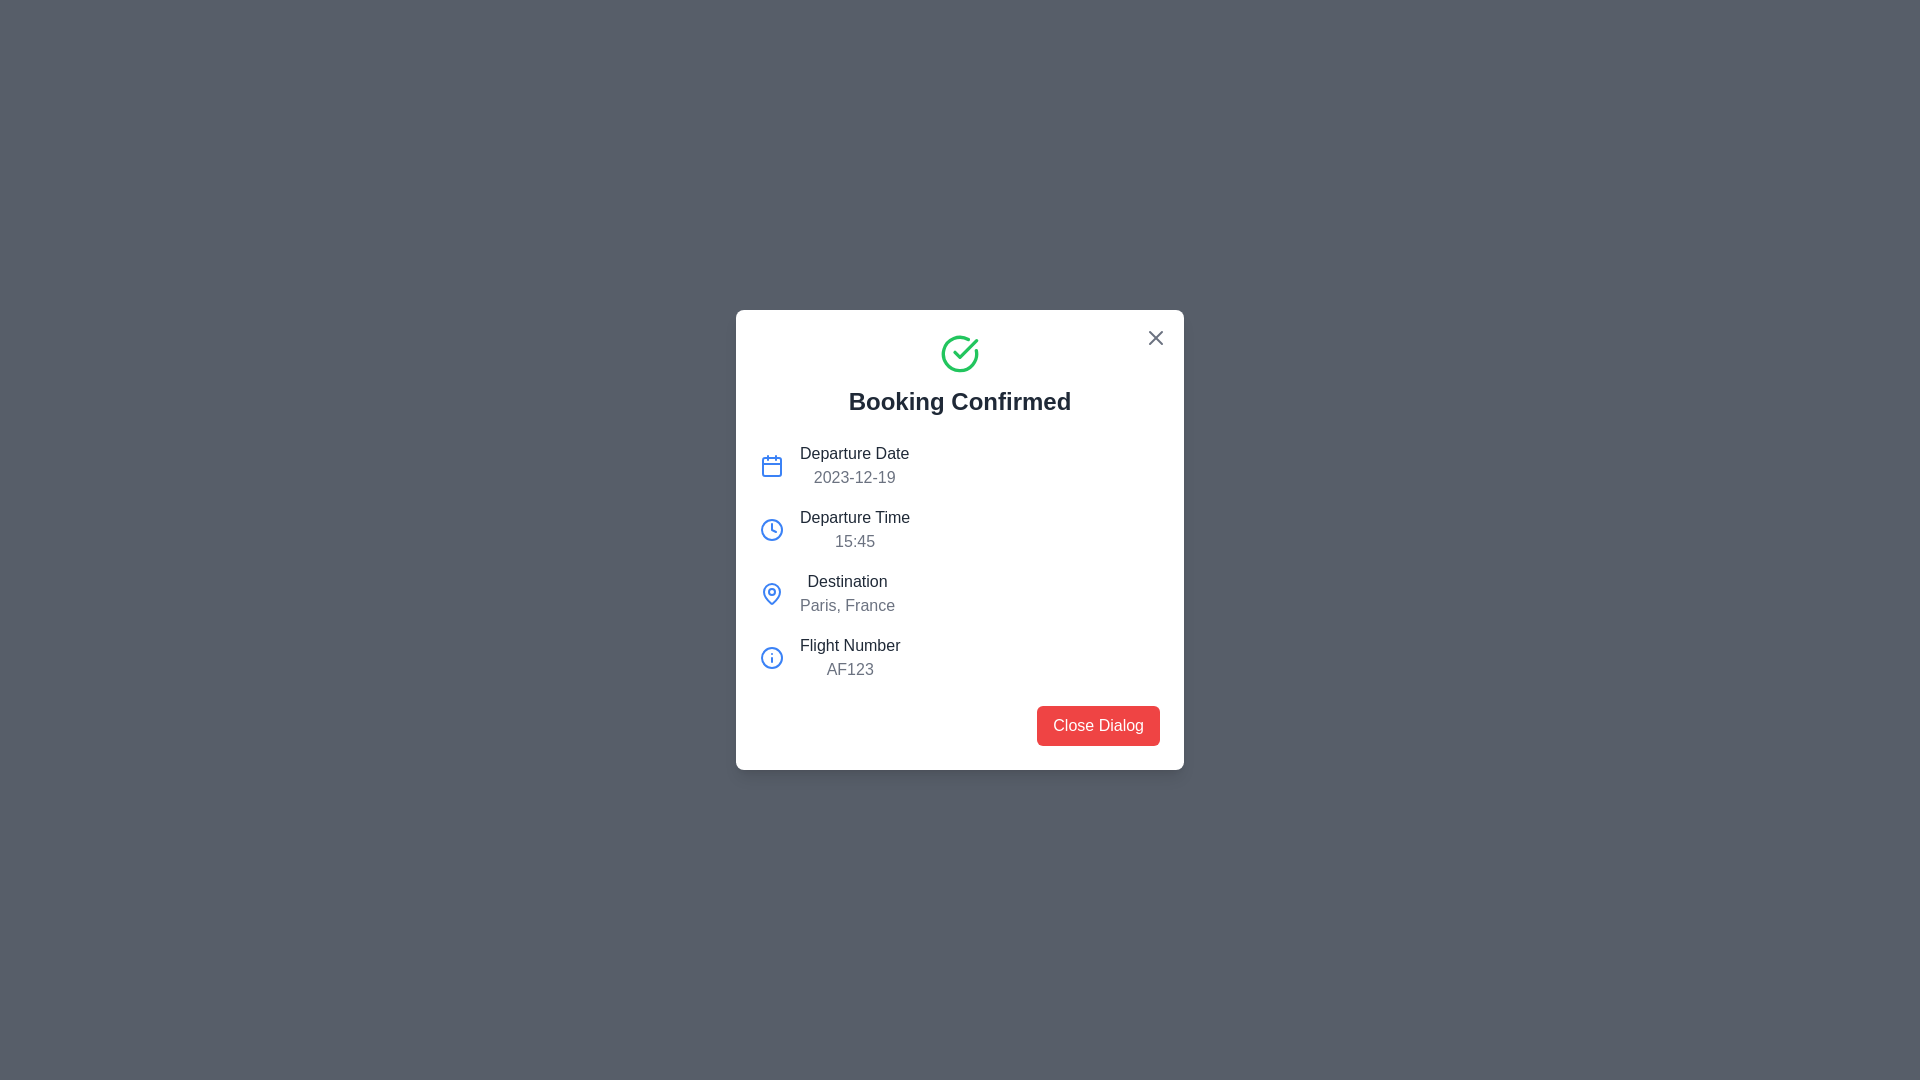 The width and height of the screenshot is (1920, 1080). What do you see at coordinates (850, 670) in the screenshot?
I see `the label displaying 'AF123' in gray font, which is located below the 'Flight Number' label and aligned to its right` at bounding box center [850, 670].